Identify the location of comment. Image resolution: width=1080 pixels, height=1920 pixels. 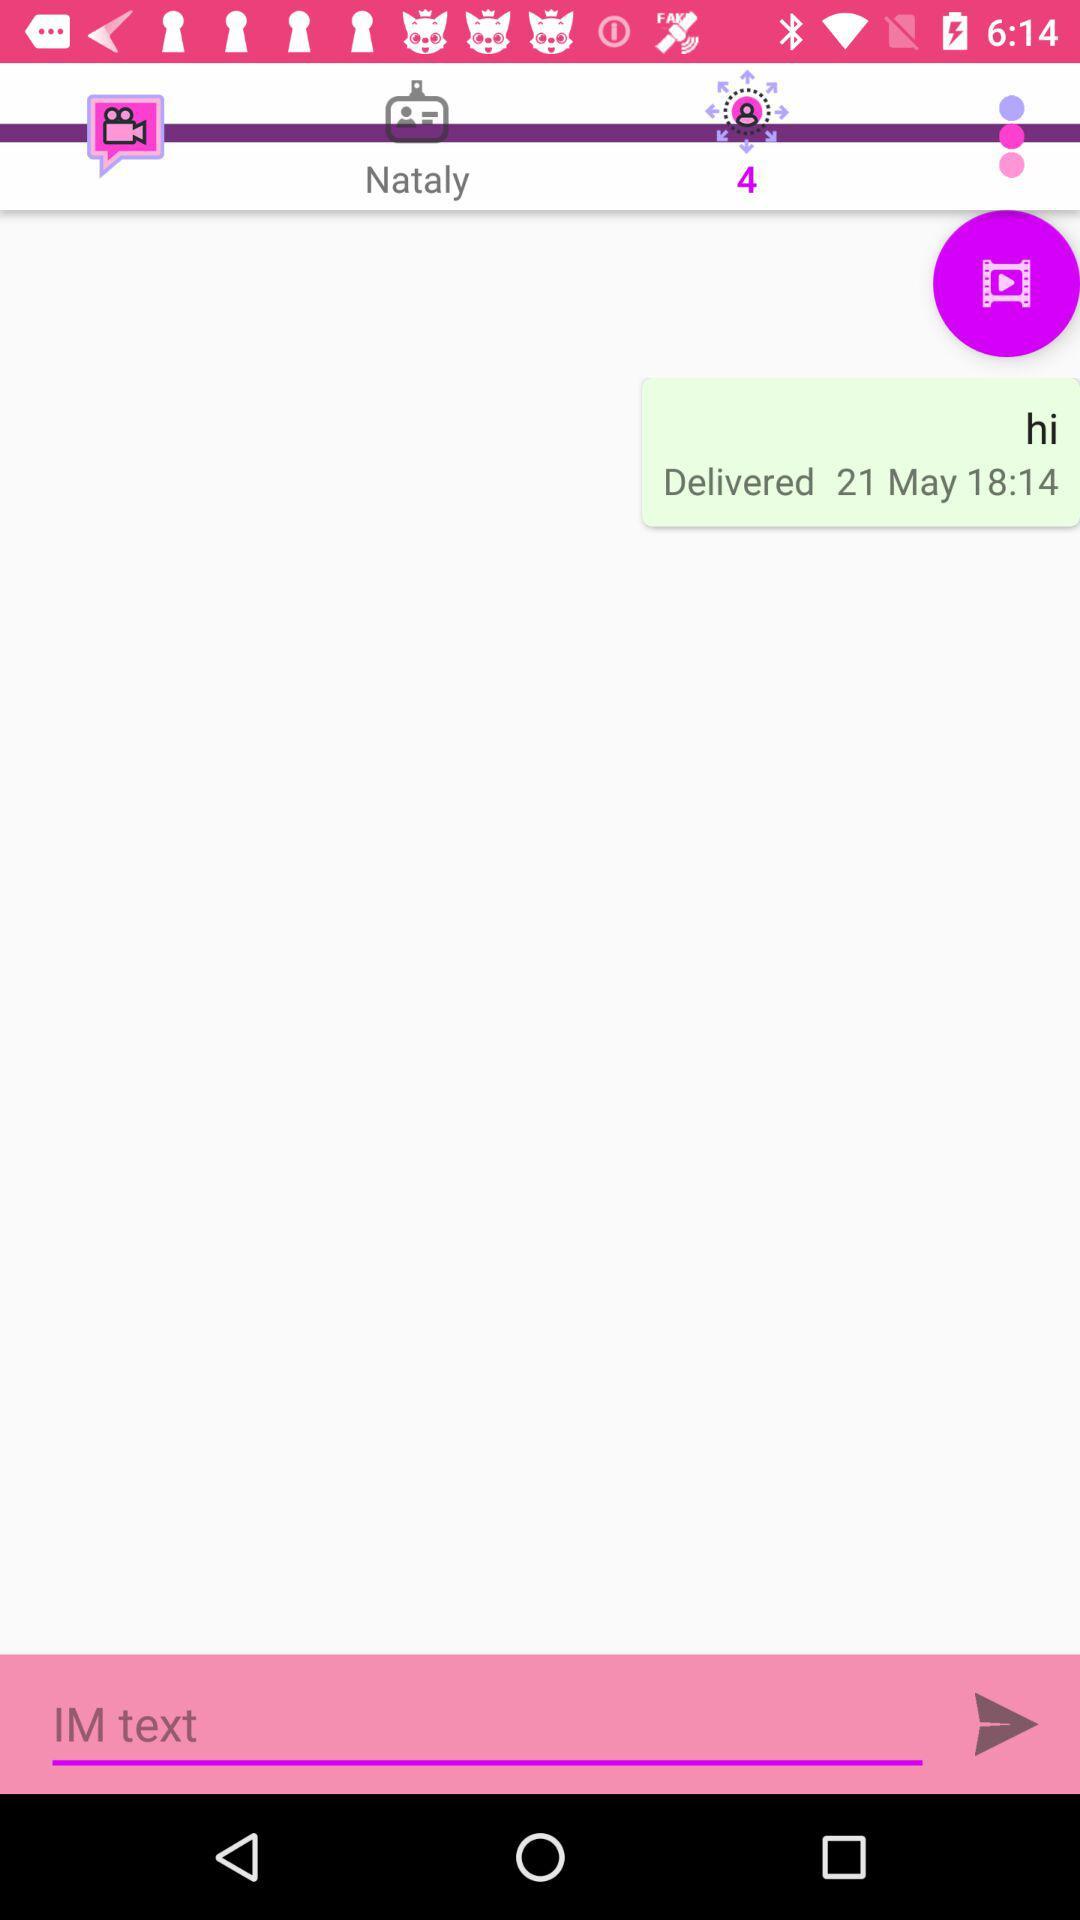
(1006, 1723).